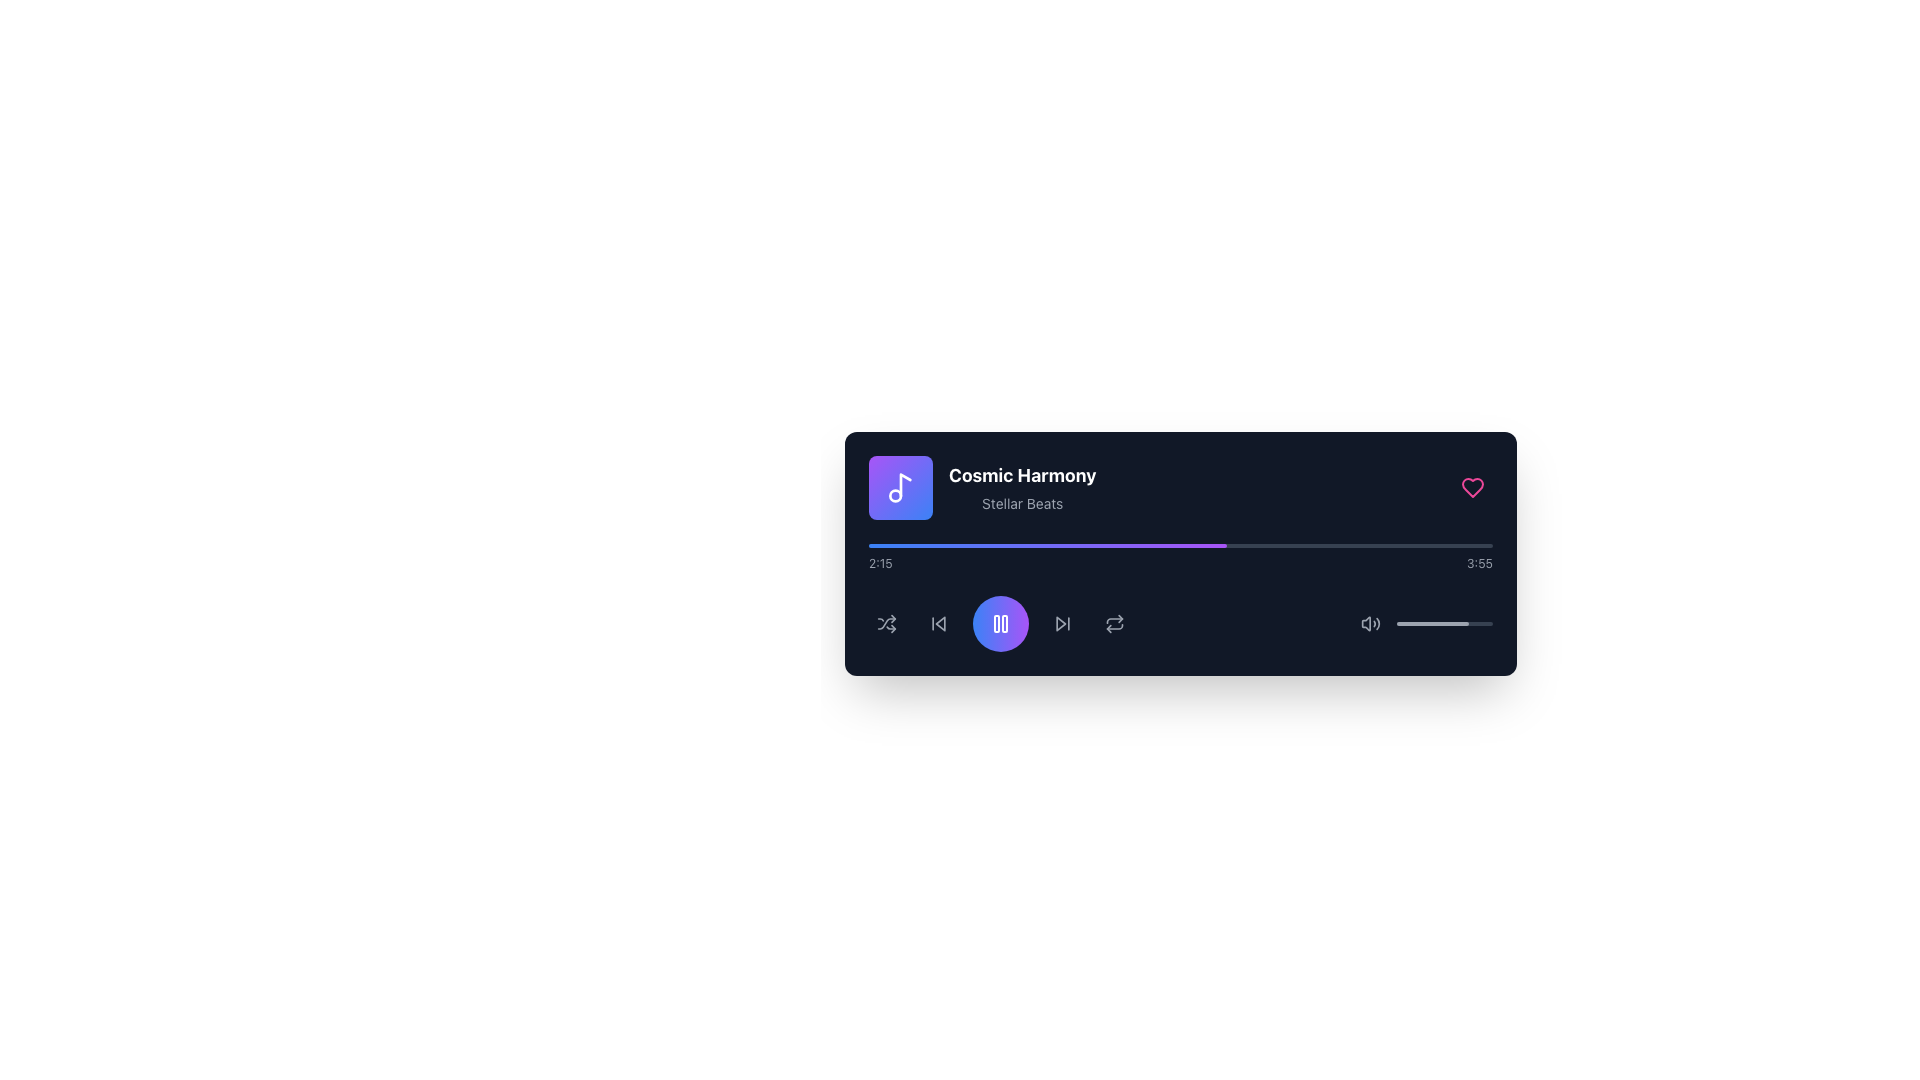  What do you see at coordinates (1047, 546) in the screenshot?
I see `the horizontal gradient-colored progress indicator located within the music player interface, transitioning from blue to purple and occupying around 57% of the width` at bounding box center [1047, 546].